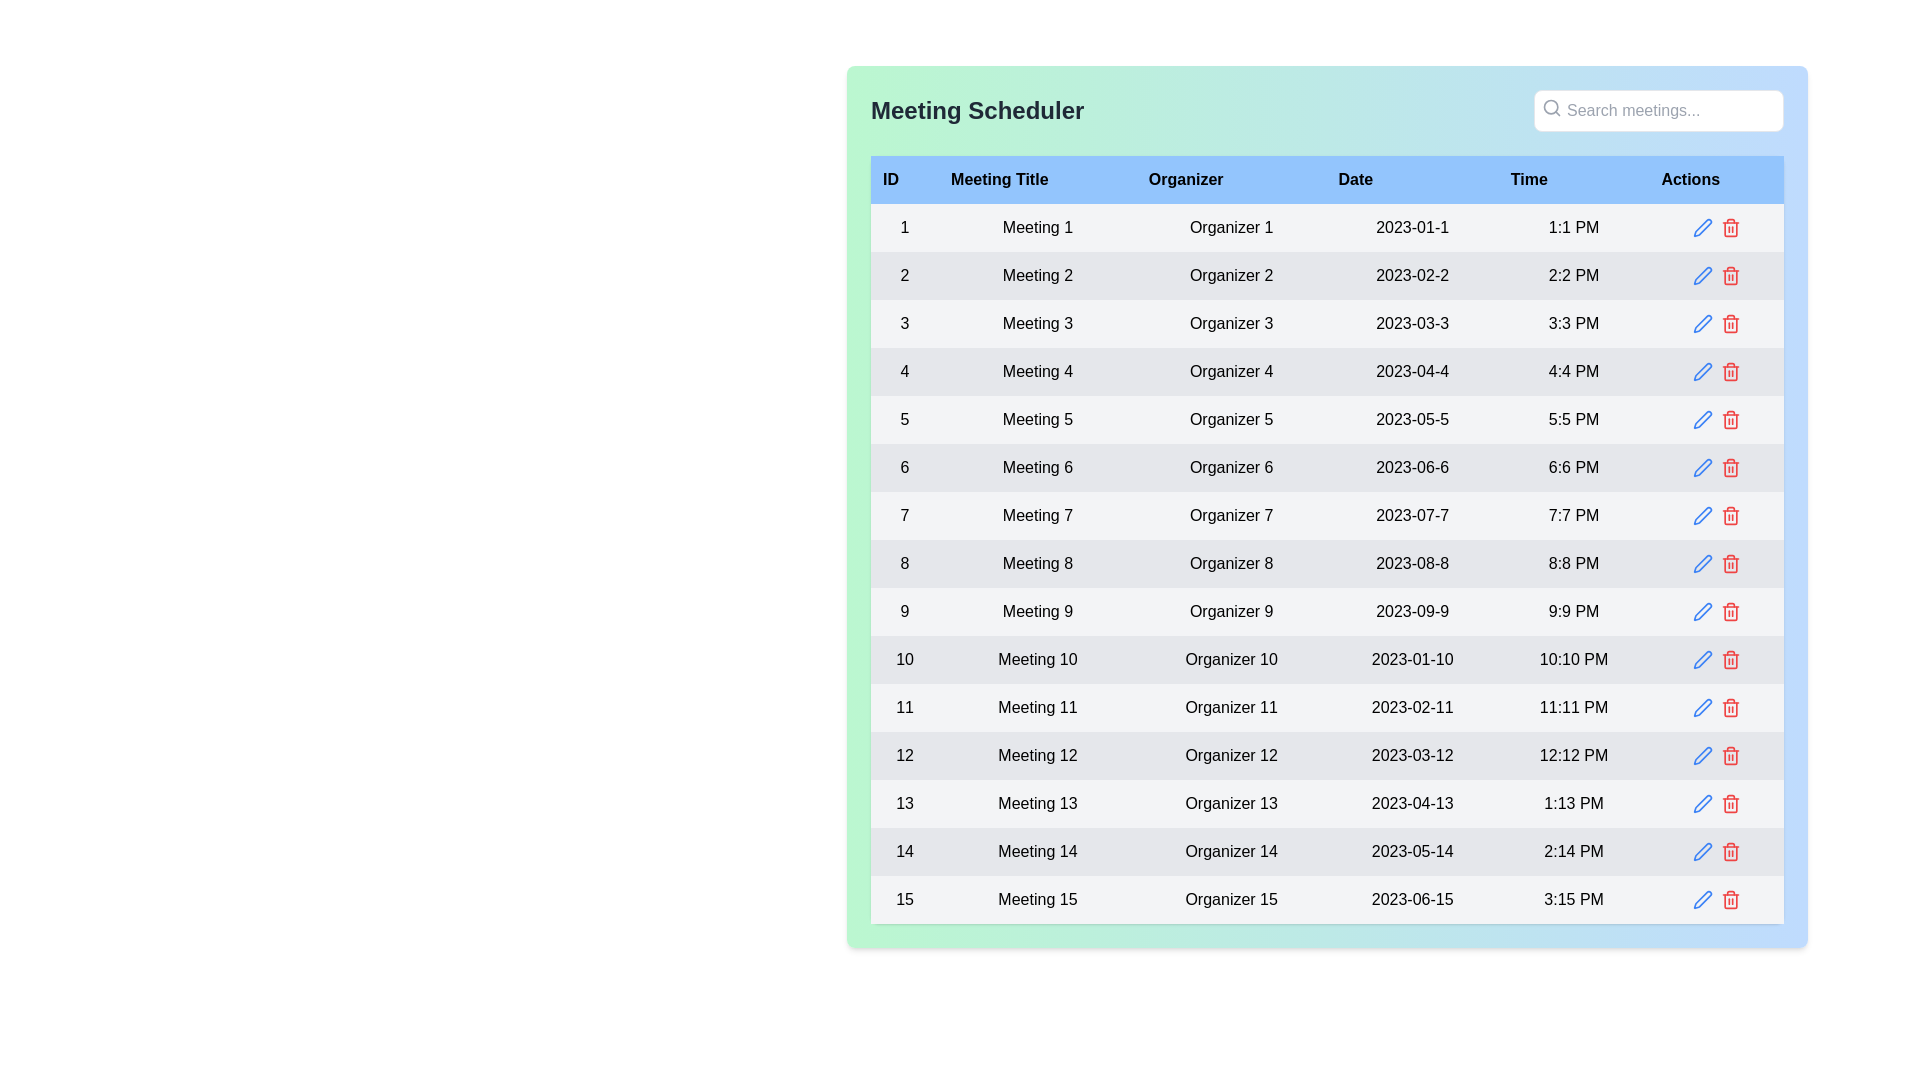  I want to click on text label displaying the date for 'Meeting 11' in the 'Date' column of the table, so click(1411, 707).